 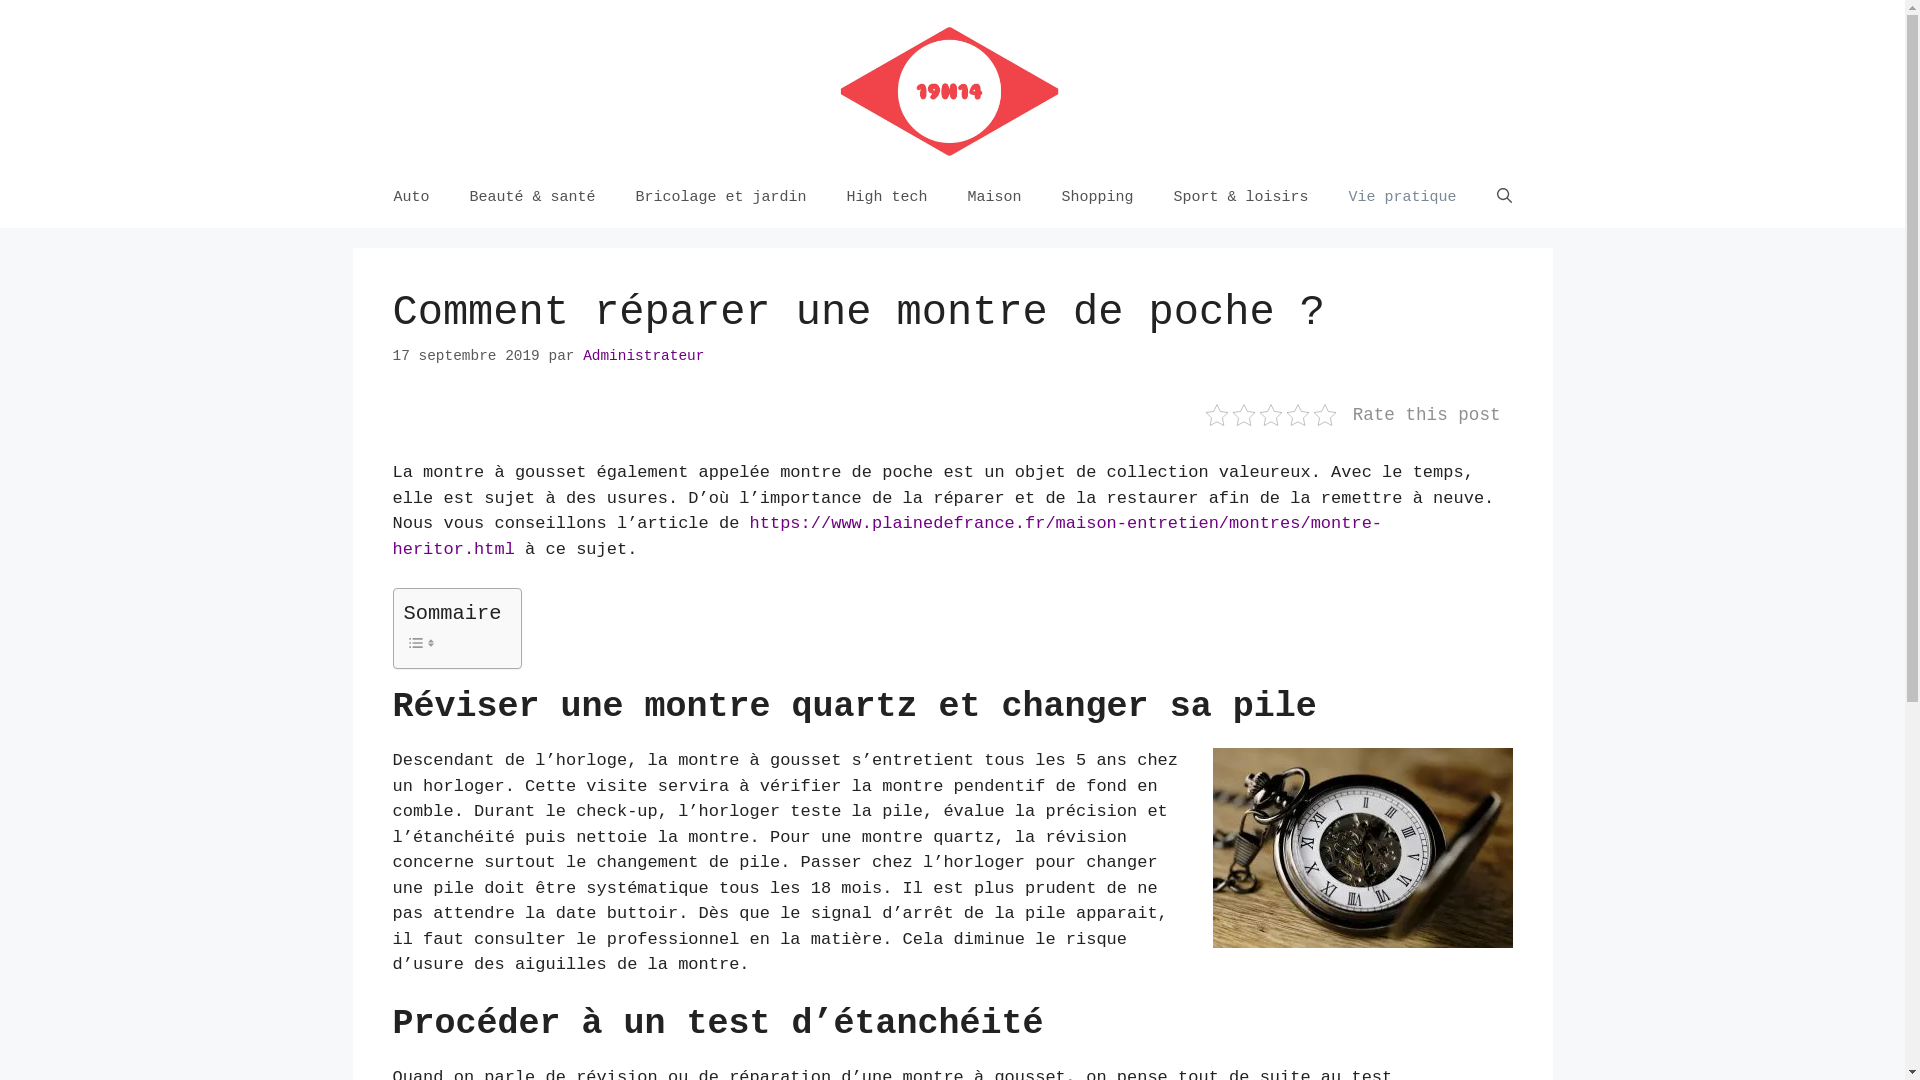 What do you see at coordinates (994, 197) in the screenshot?
I see `'Maison'` at bounding box center [994, 197].